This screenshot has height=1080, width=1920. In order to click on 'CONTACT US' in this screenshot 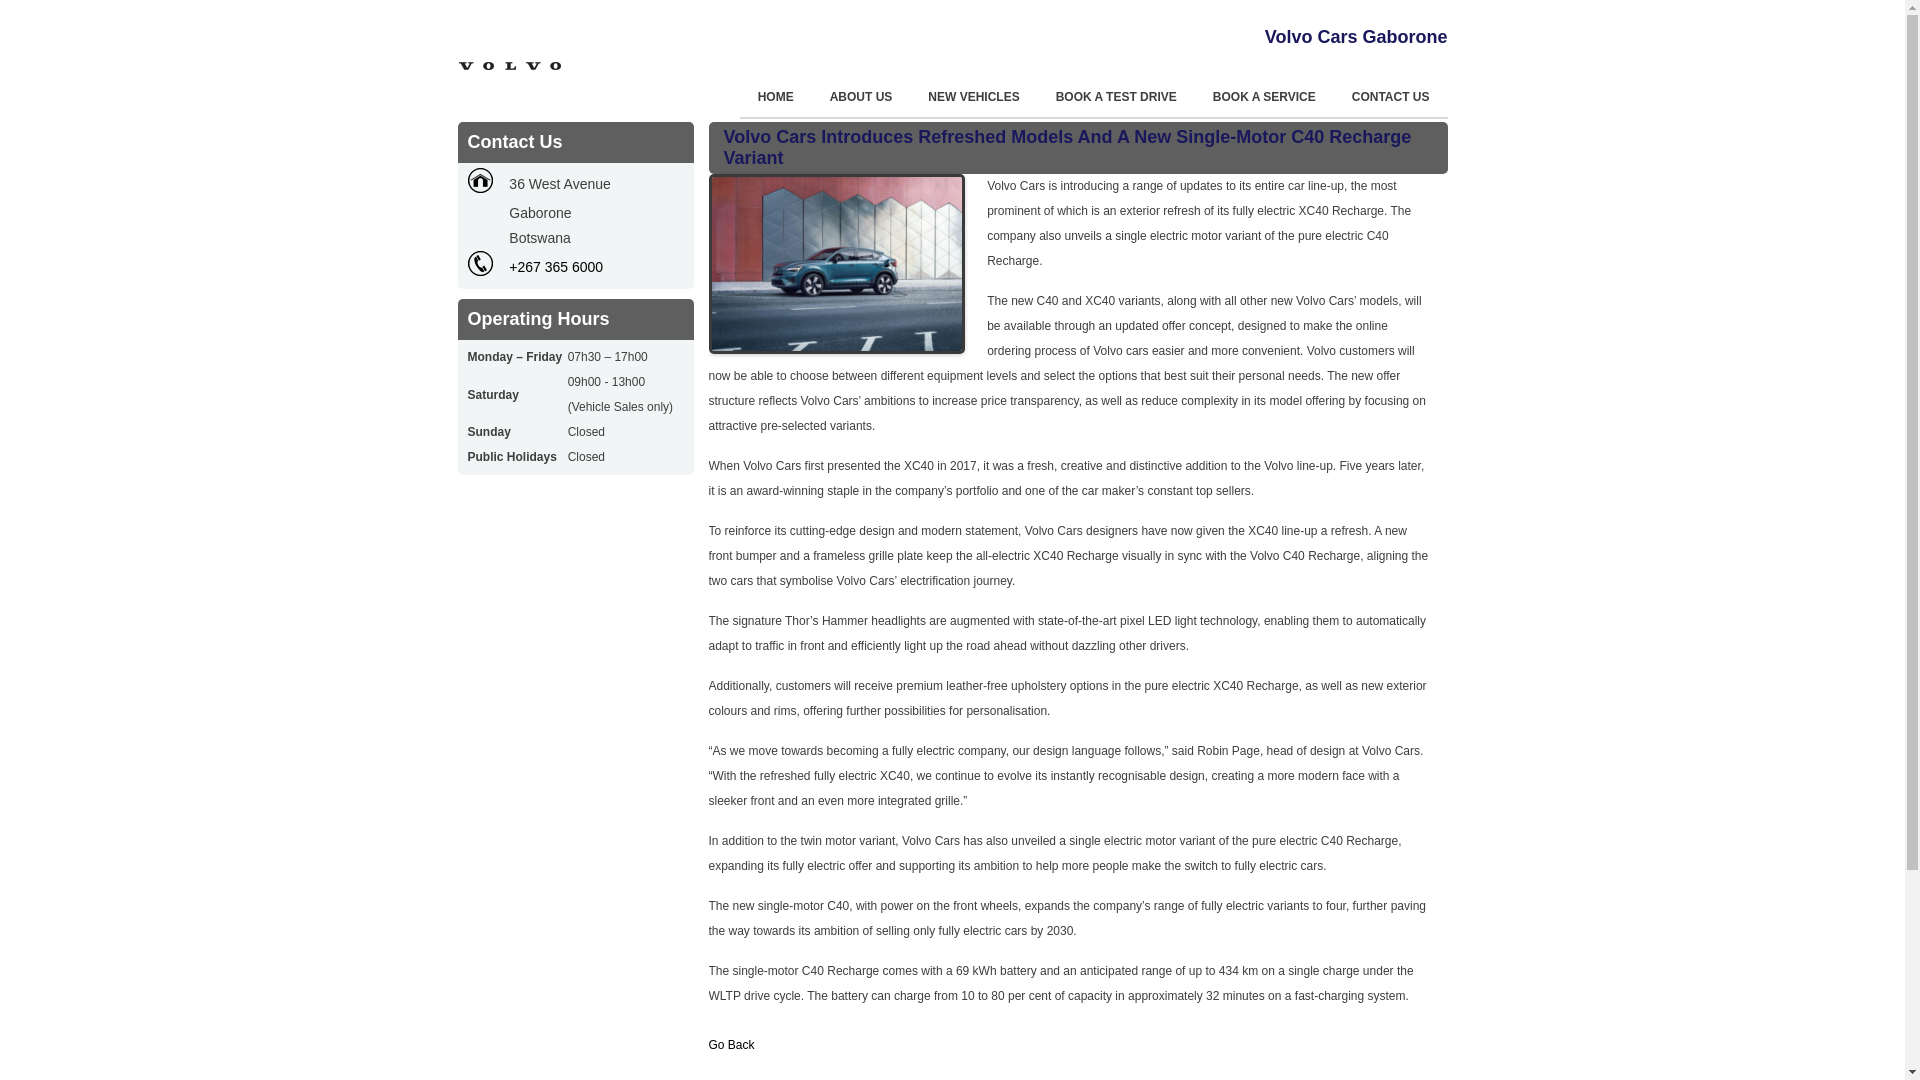, I will do `click(1334, 97)`.